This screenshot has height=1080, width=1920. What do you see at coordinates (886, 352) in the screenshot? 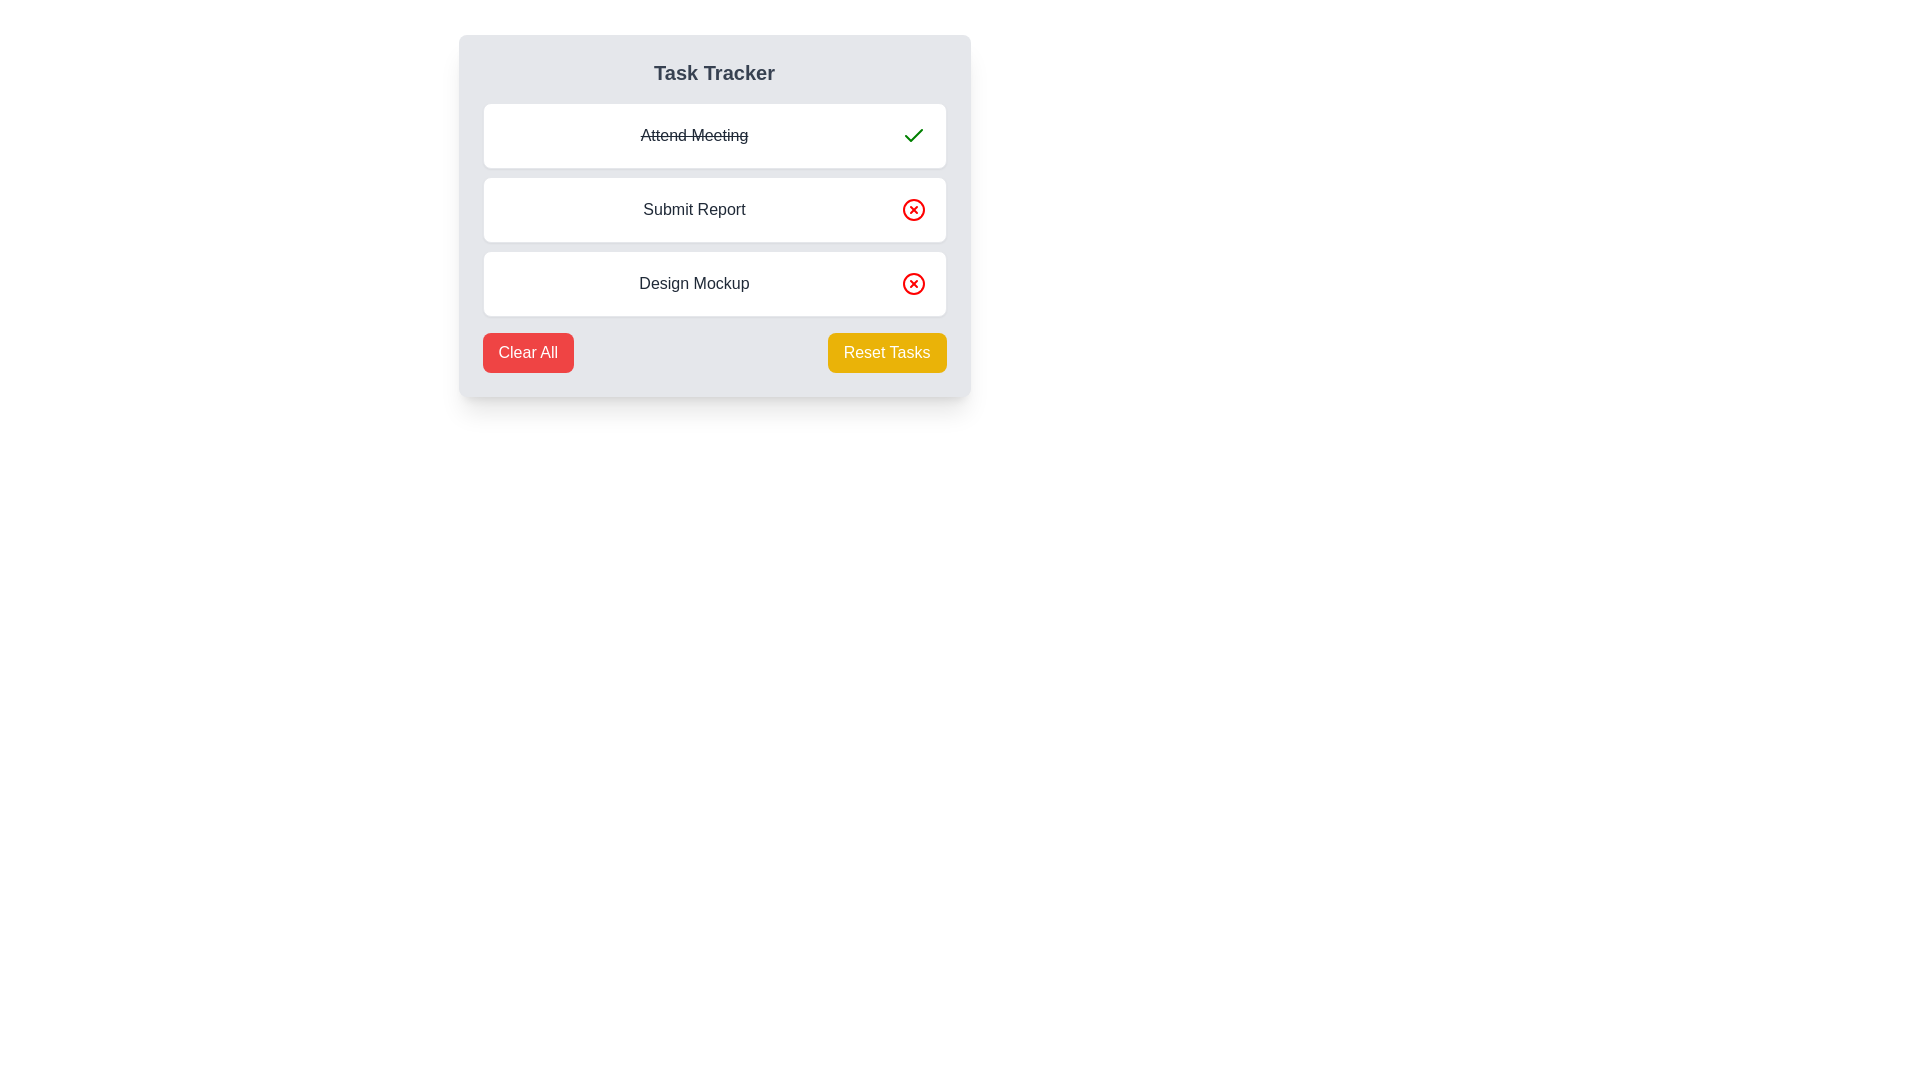
I see `the yellow rectangular button labeled 'Reset Tasks' to change its appearance` at bounding box center [886, 352].